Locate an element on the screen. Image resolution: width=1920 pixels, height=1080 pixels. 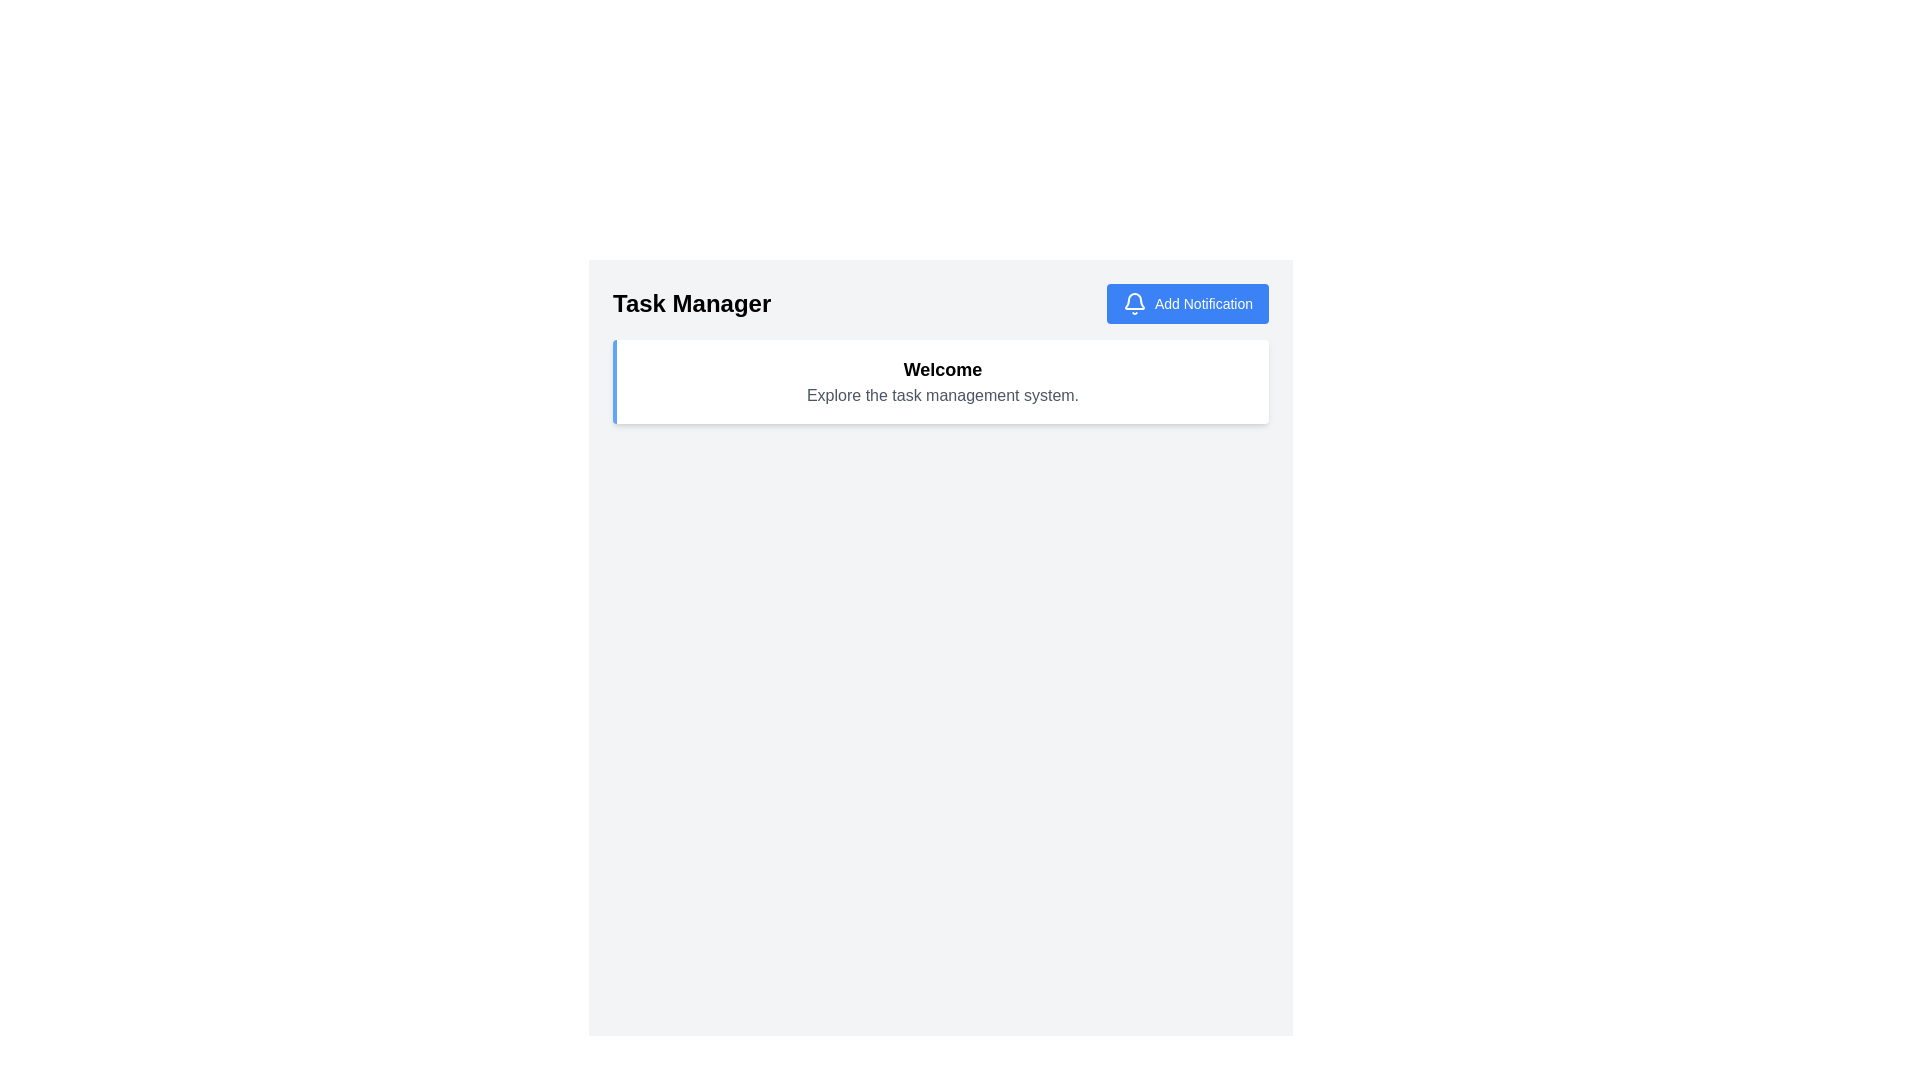
the lower portion of the bell-shaped notification icon located at the right end of the top bar in the interface is located at coordinates (1134, 301).